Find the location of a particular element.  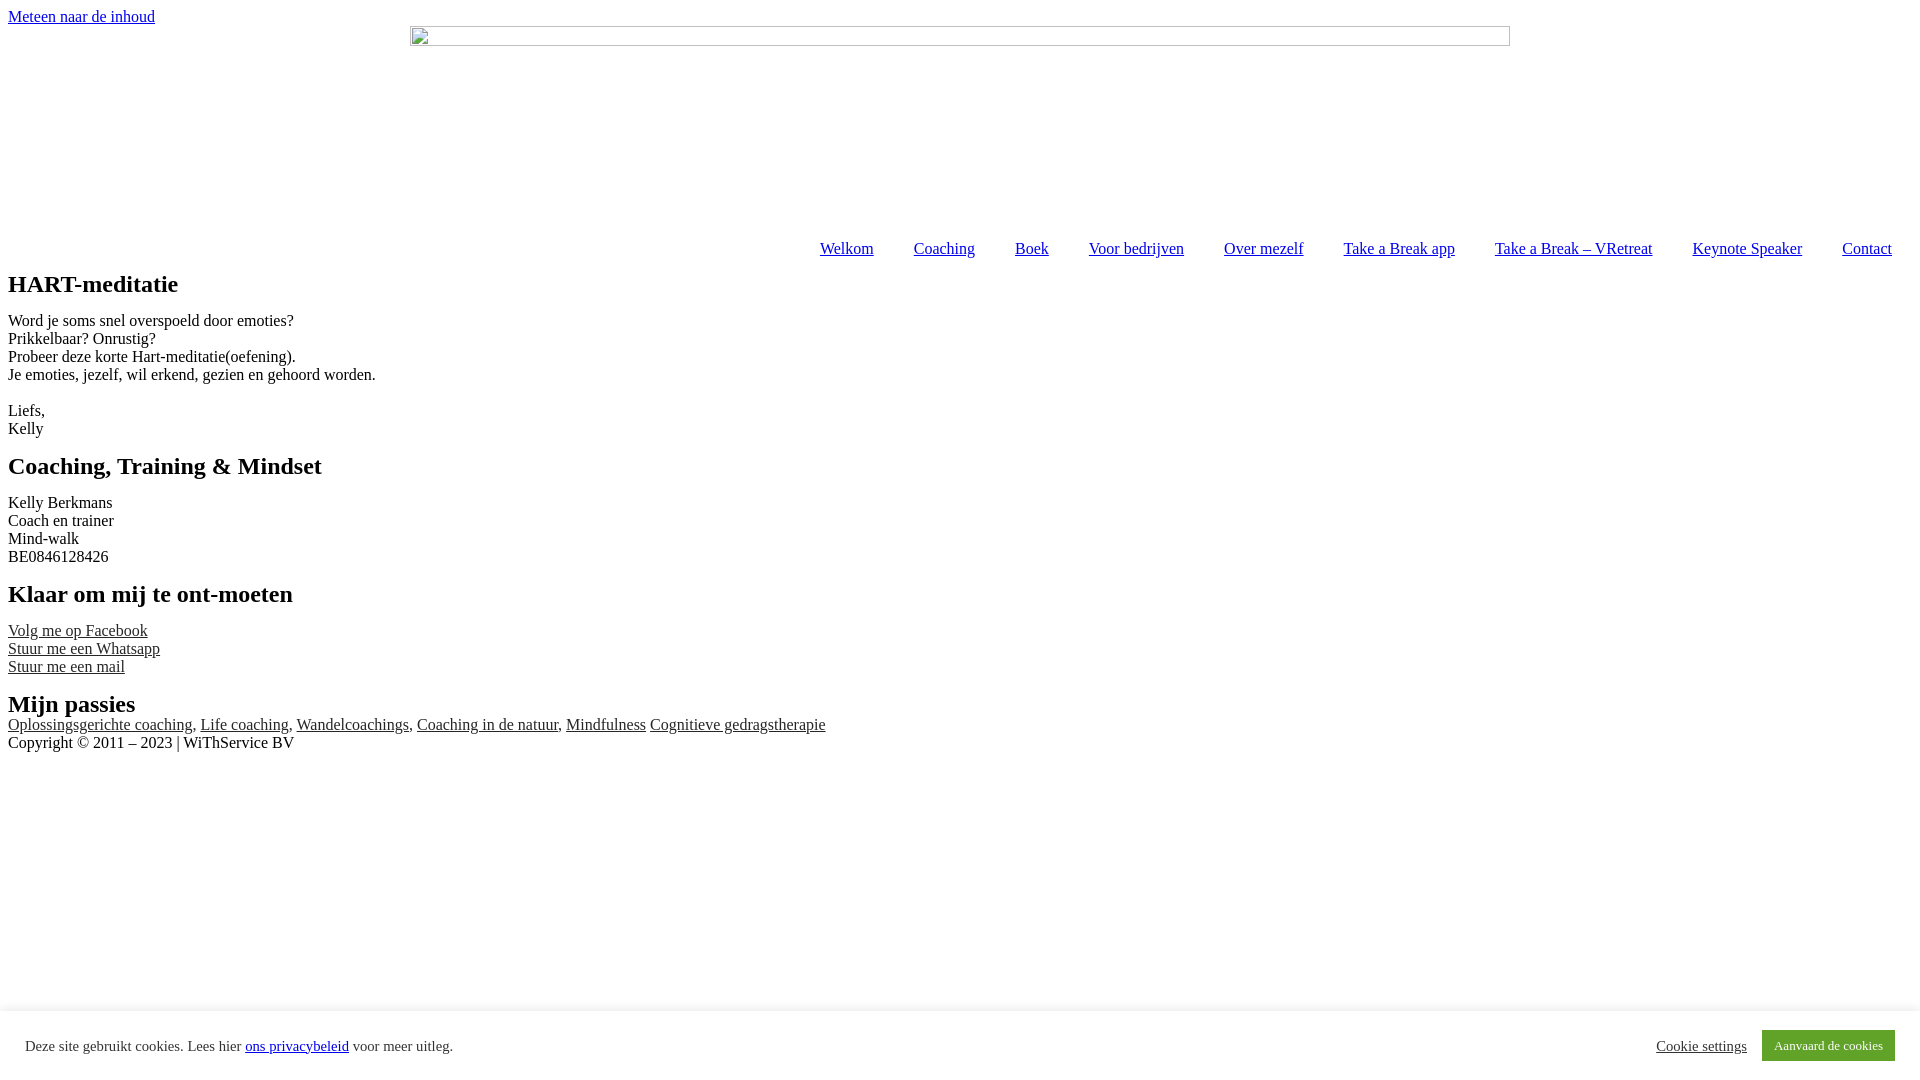

'Stuur me een mail' is located at coordinates (66, 666).